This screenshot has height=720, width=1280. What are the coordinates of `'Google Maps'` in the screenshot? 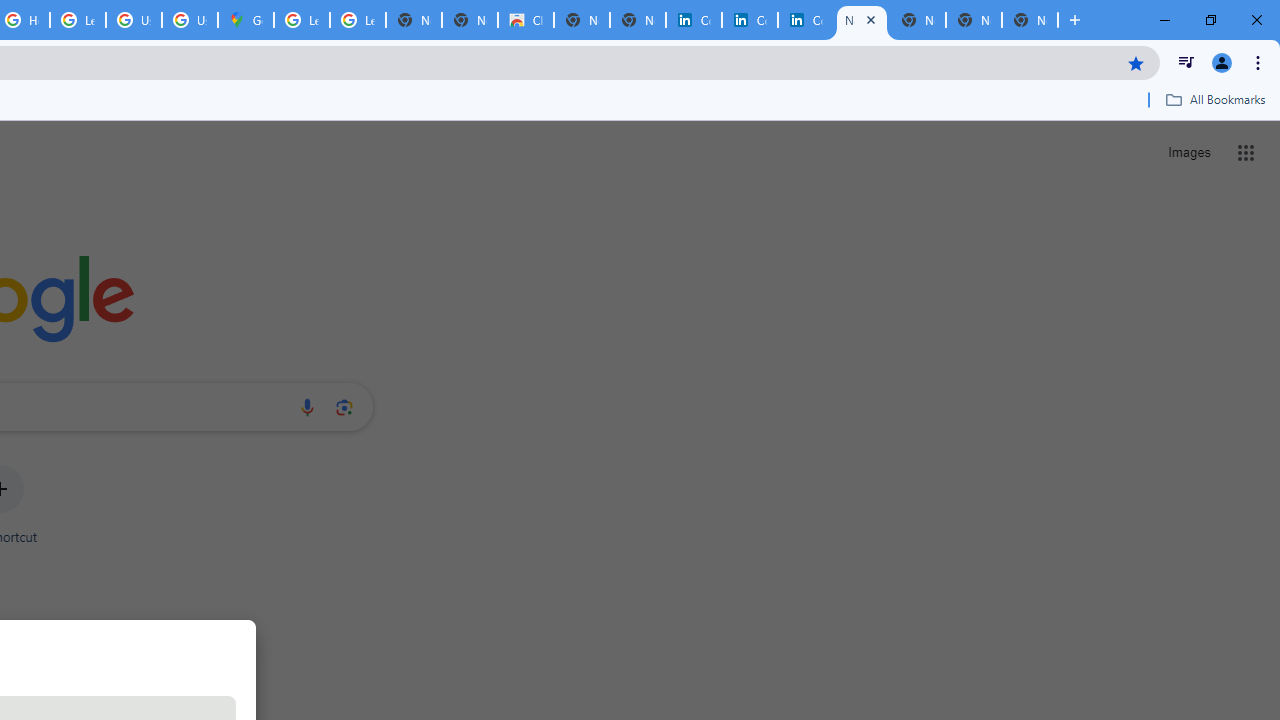 It's located at (244, 20).